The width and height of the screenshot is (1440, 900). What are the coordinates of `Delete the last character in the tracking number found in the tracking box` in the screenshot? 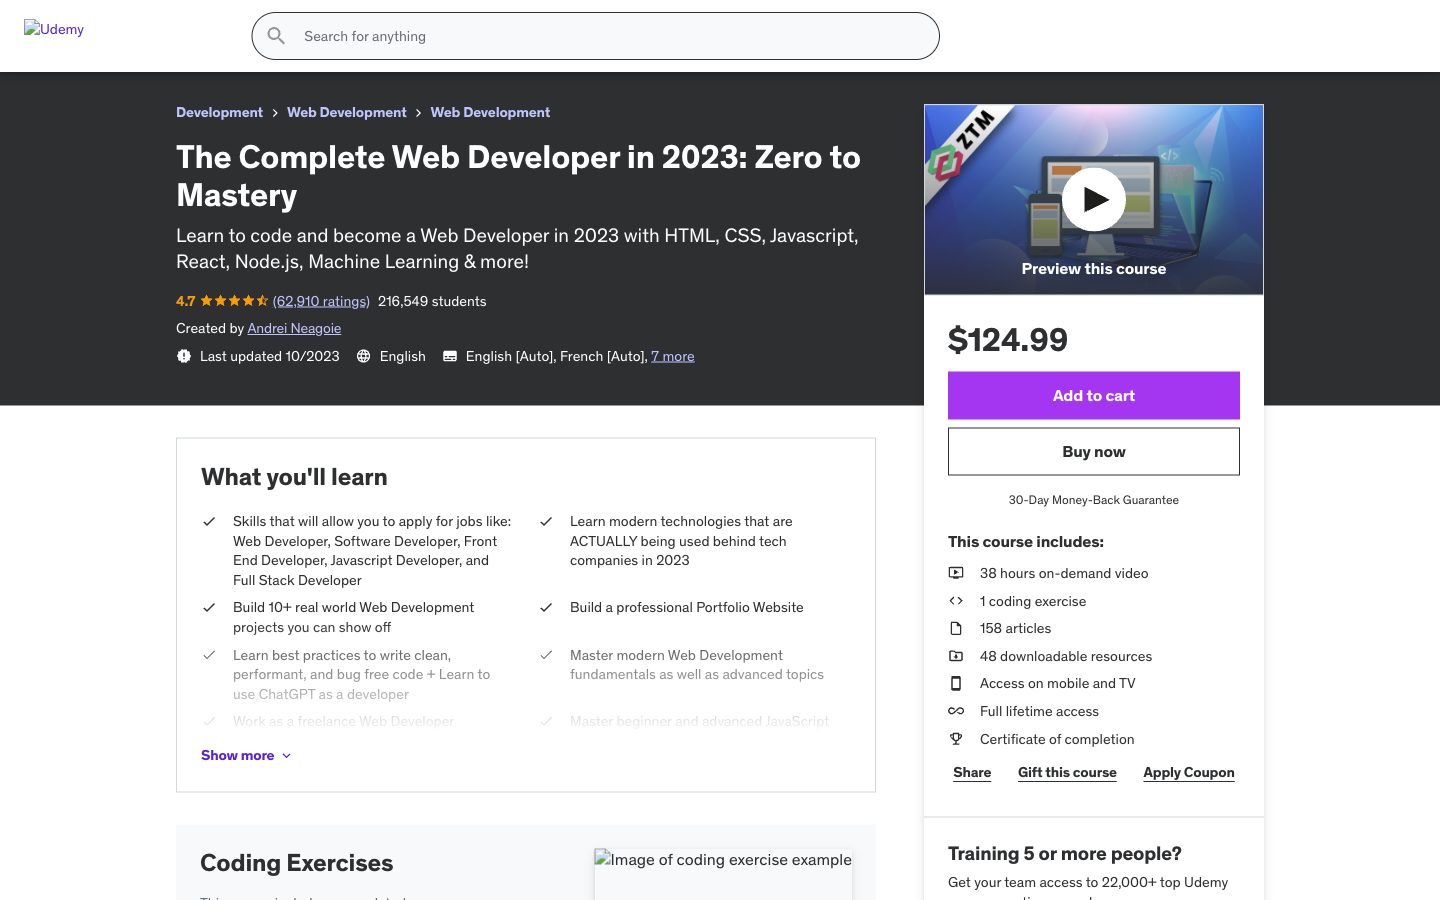 It's located at (589, 347).